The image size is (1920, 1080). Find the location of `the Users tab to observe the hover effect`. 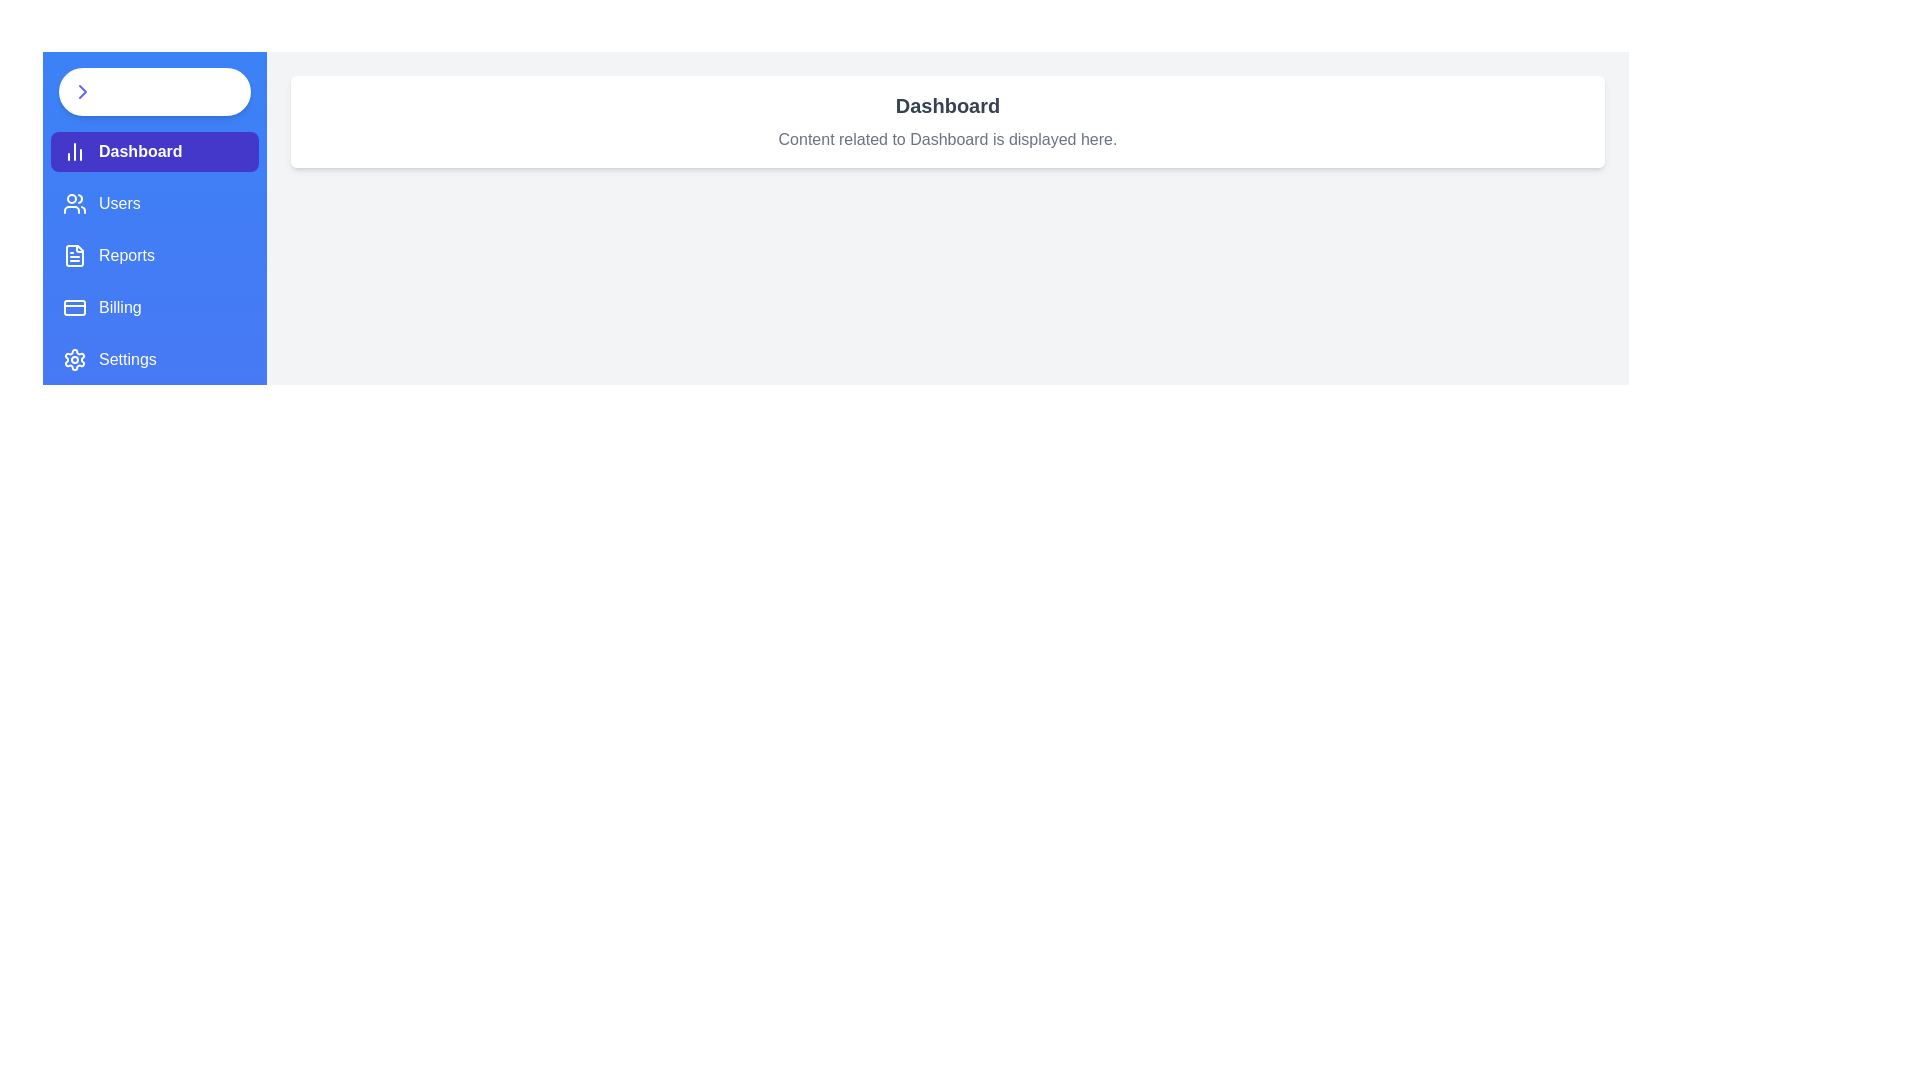

the Users tab to observe the hover effect is located at coordinates (153, 204).